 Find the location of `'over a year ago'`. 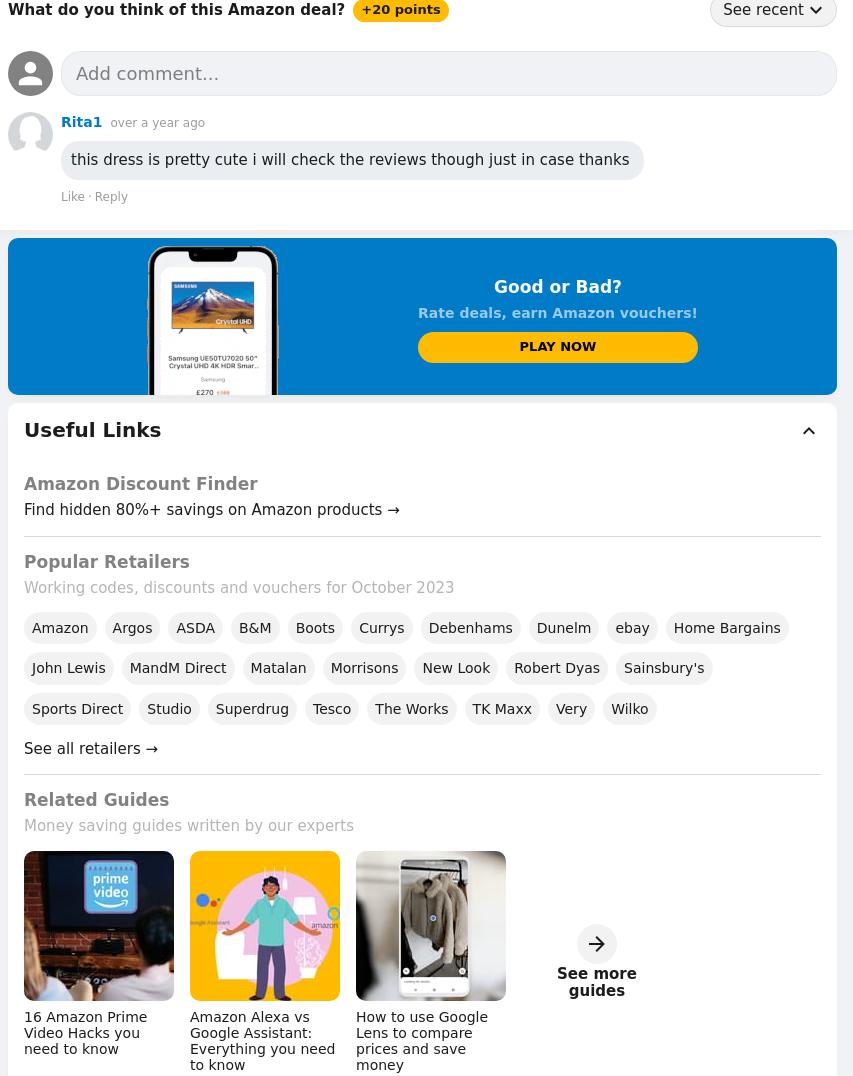

'over a year ago' is located at coordinates (156, 121).